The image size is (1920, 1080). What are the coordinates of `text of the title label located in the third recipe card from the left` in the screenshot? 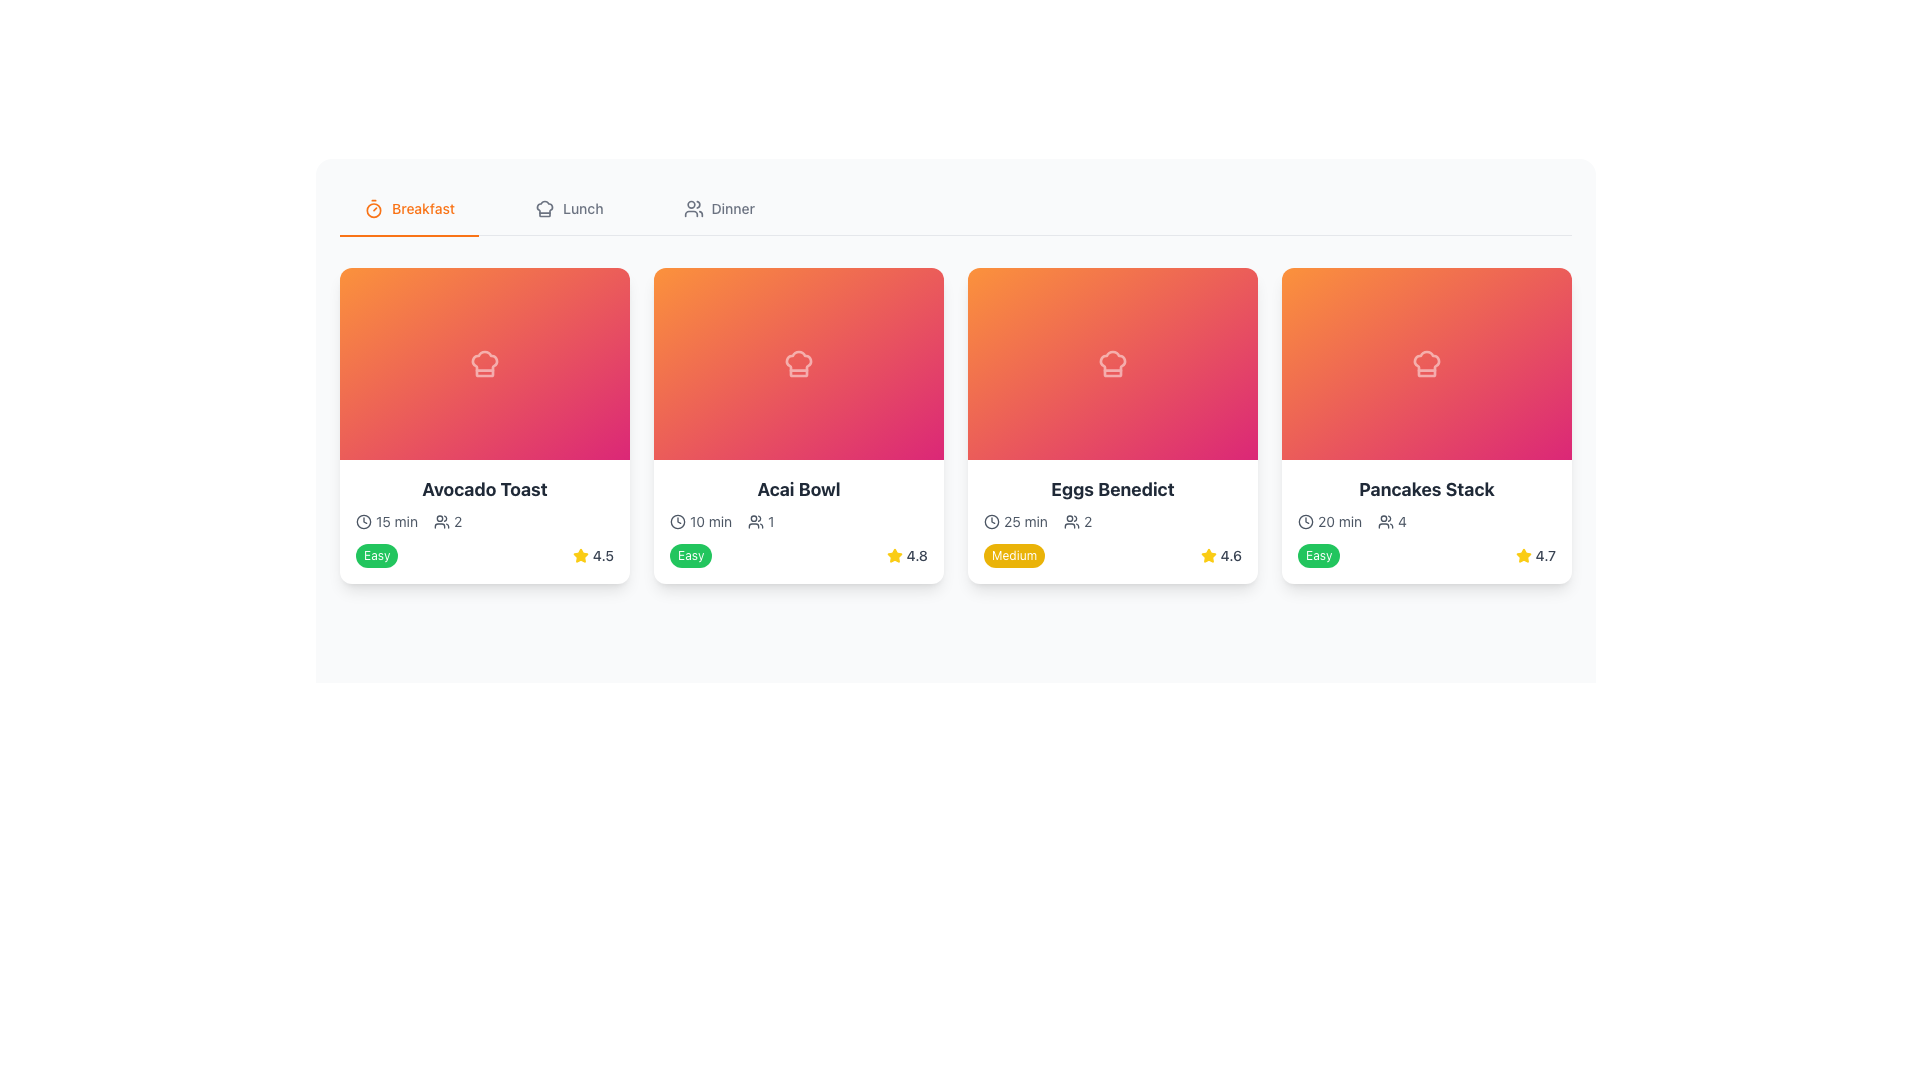 It's located at (1112, 489).